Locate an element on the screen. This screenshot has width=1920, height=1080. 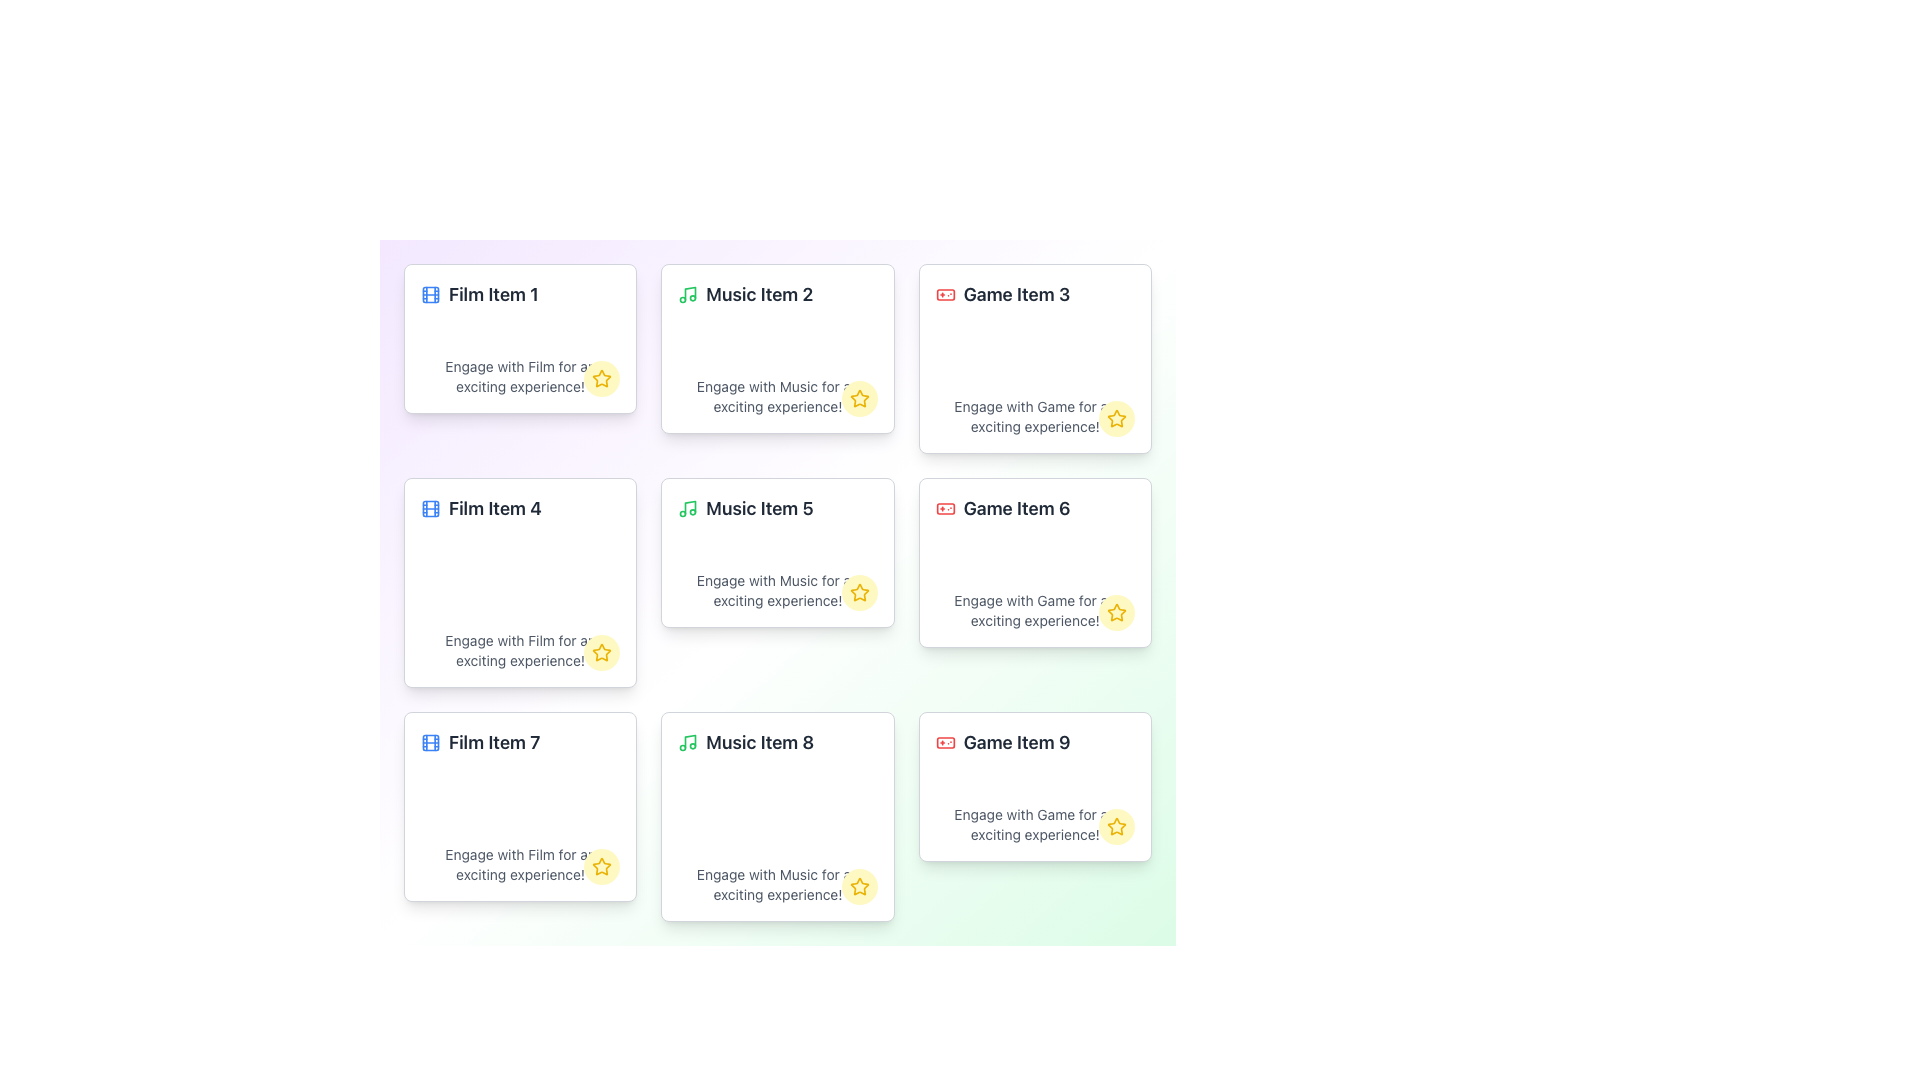
the text label that reads 'Engage with Film for an exciting experience!' located in the lower section of the card labeled 'Film Item 1' is located at coordinates (520, 377).